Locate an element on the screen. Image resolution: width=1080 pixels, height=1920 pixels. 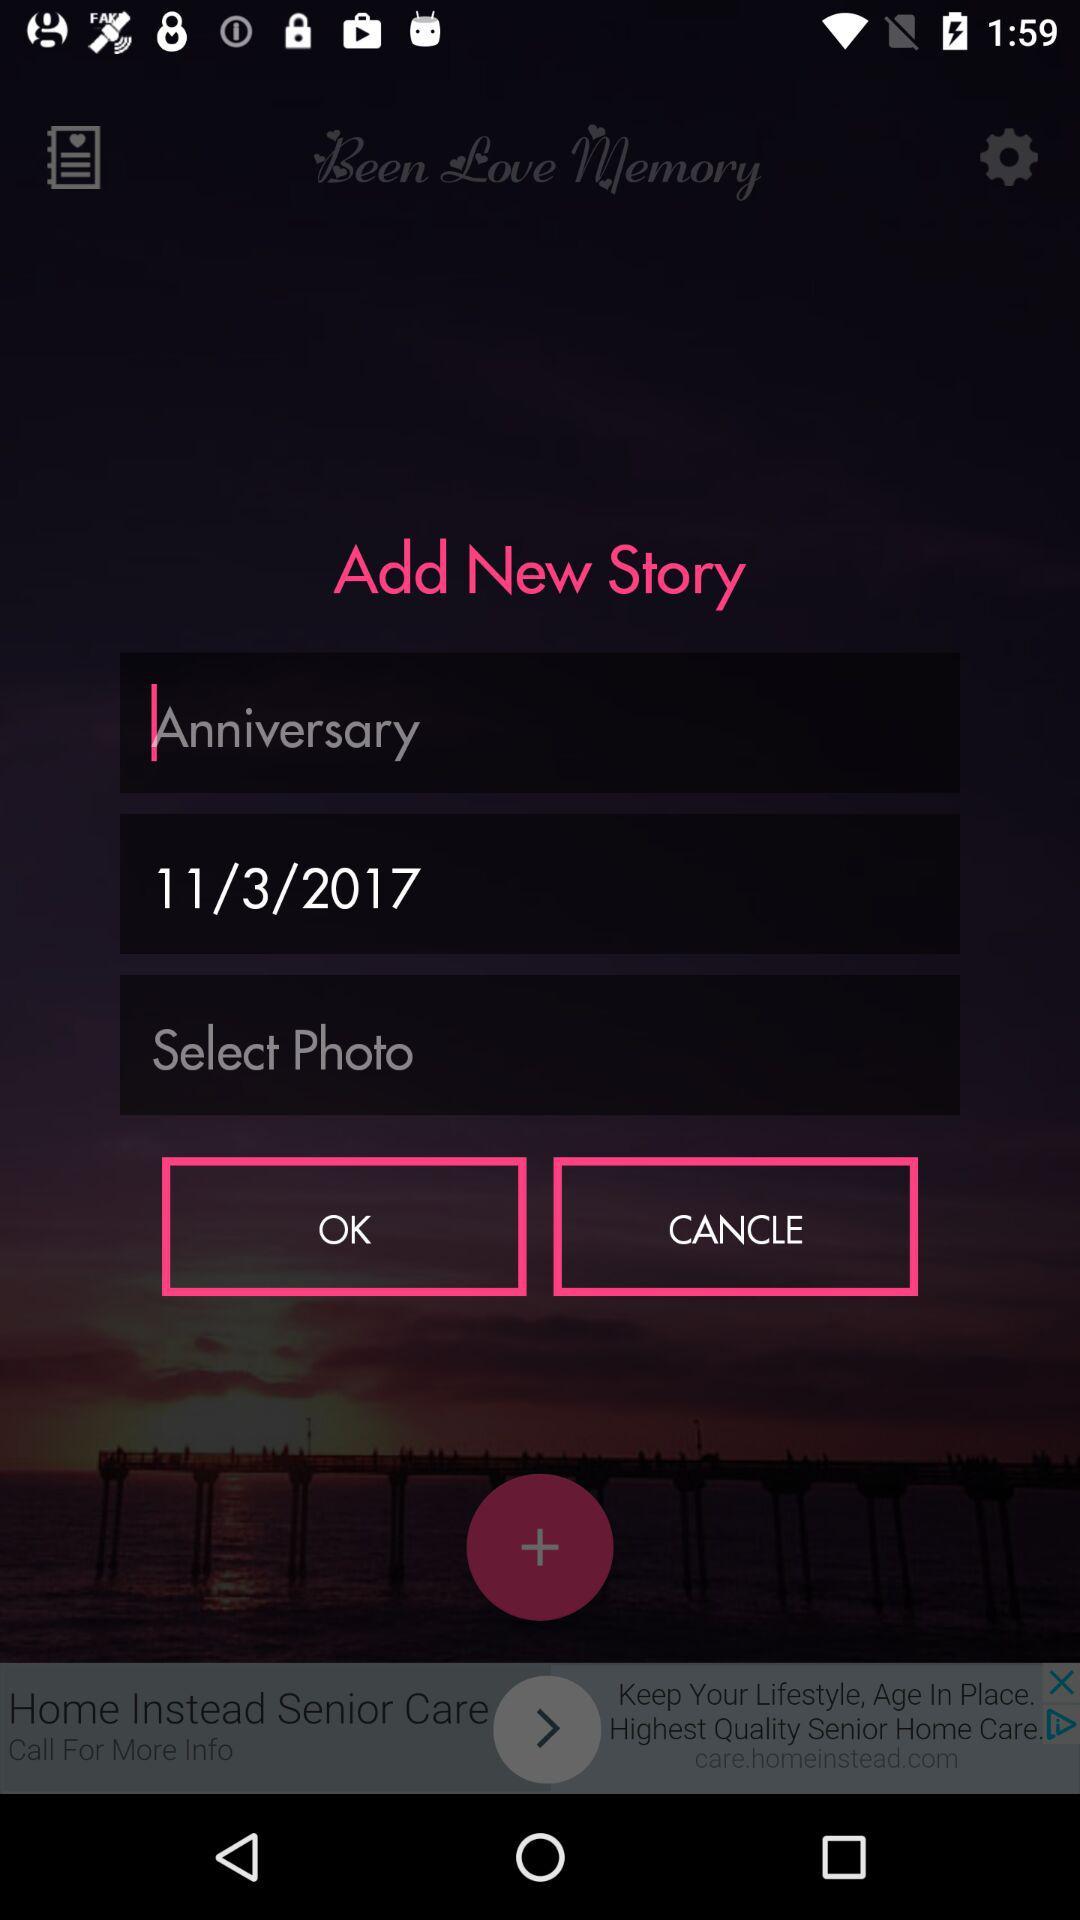
the cancle icon is located at coordinates (735, 1225).